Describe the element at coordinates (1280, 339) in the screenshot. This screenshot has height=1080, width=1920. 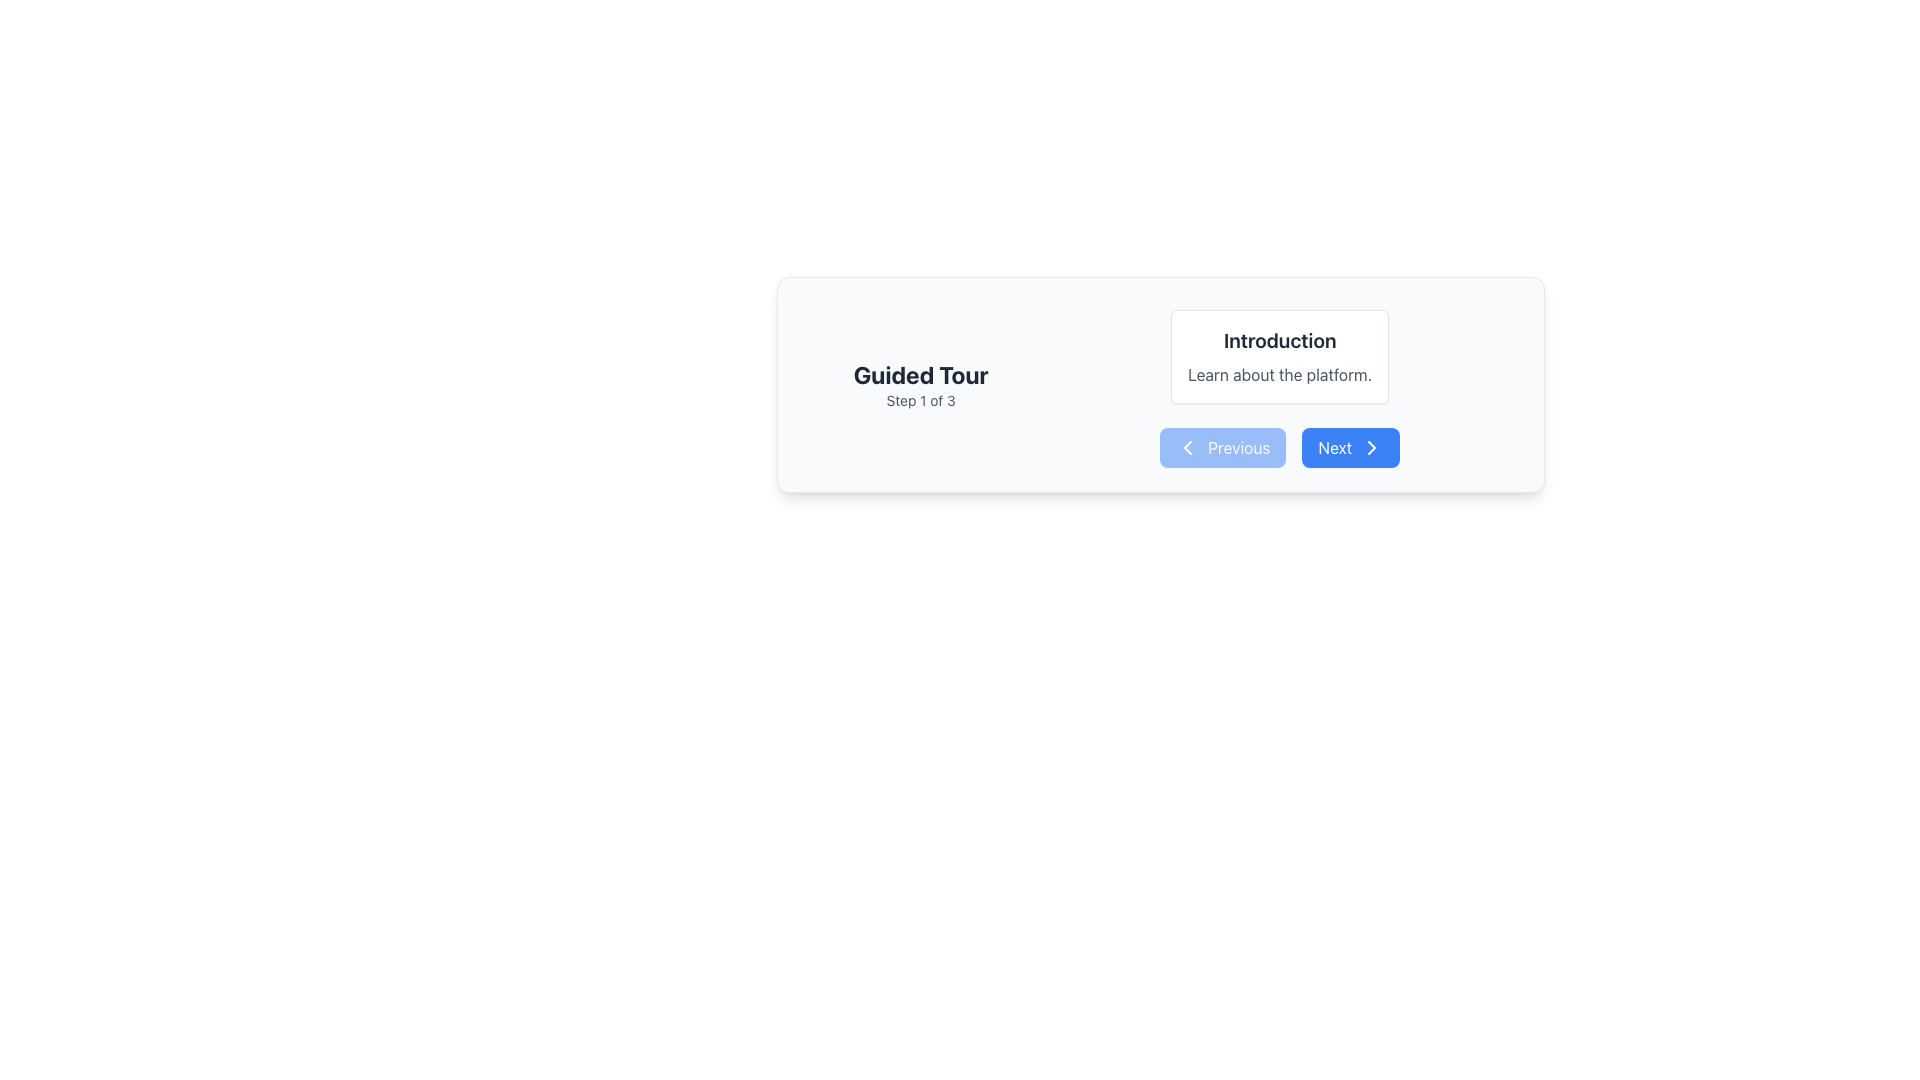
I see `descriptive heading text label located at the top part of the white card, which provides context about the content below it` at that location.